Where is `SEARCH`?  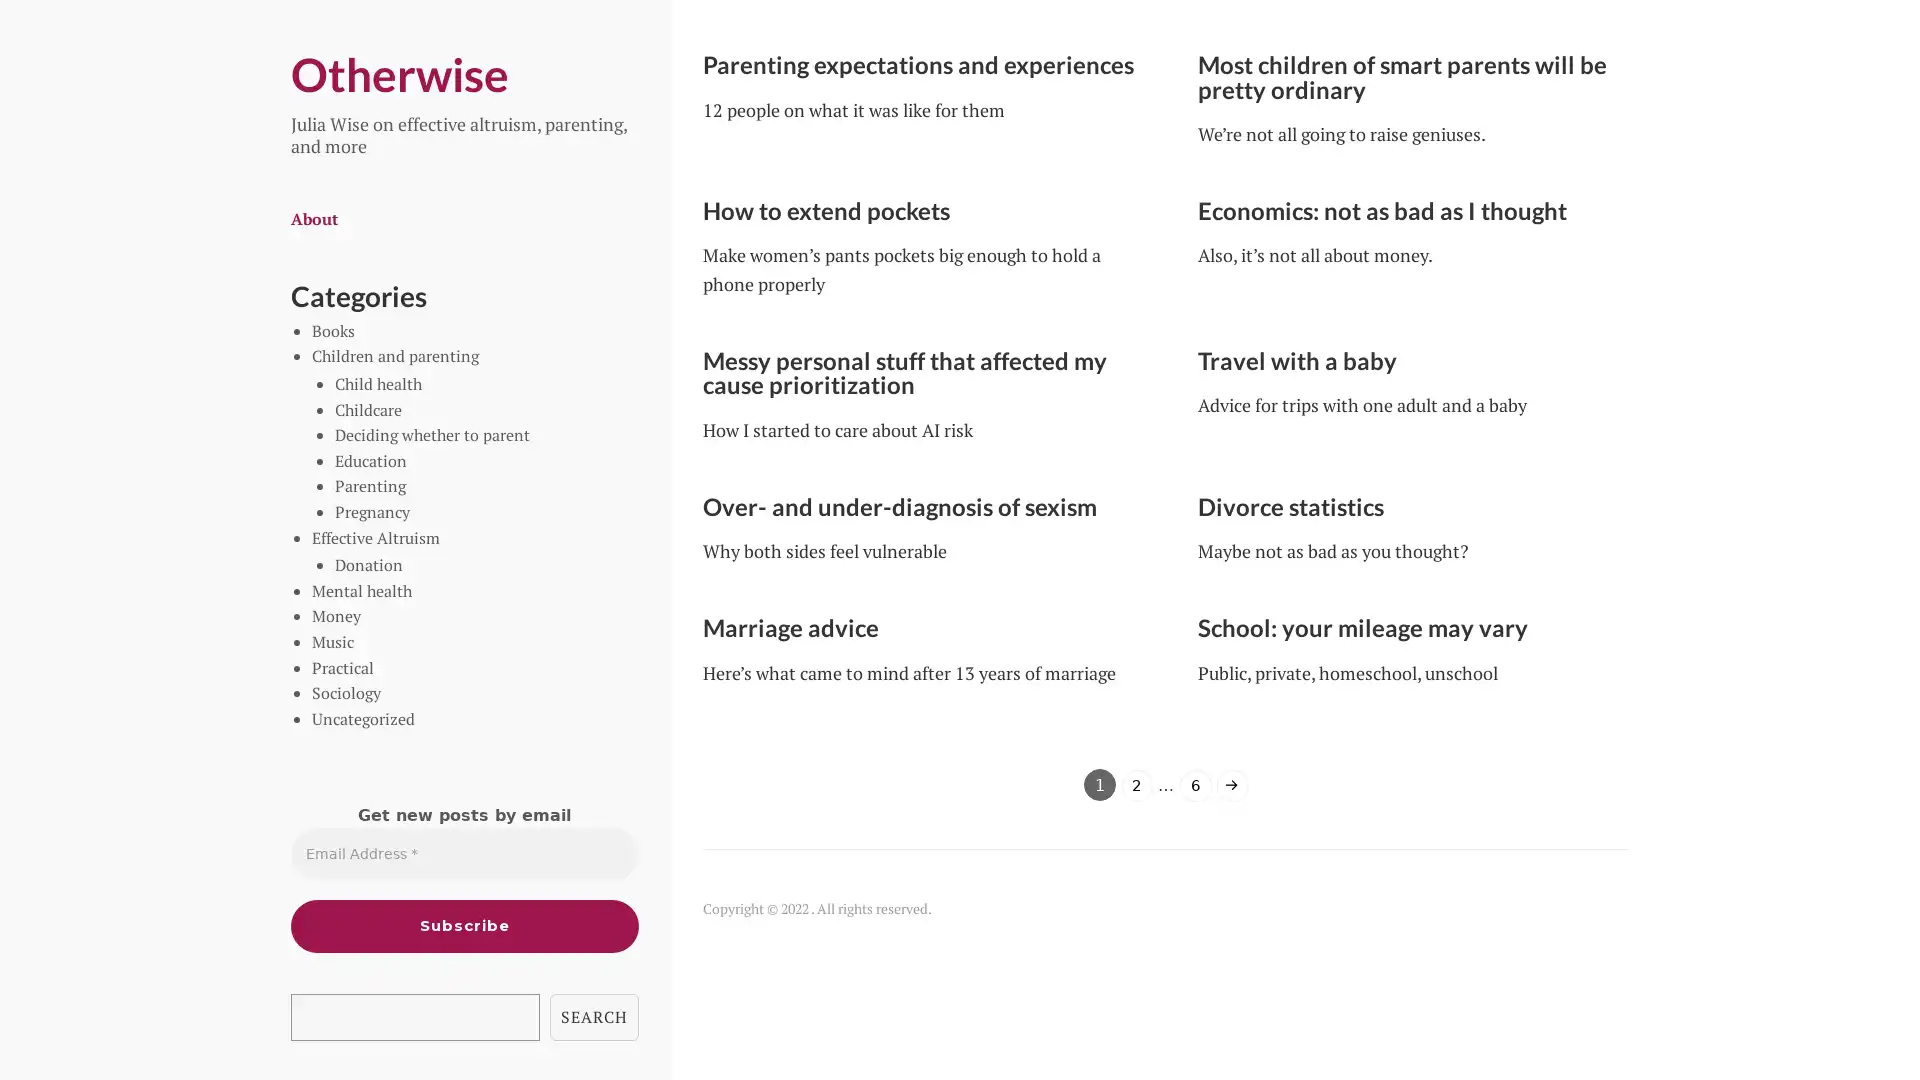
SEARCH is located at coordinates (593, 1017).